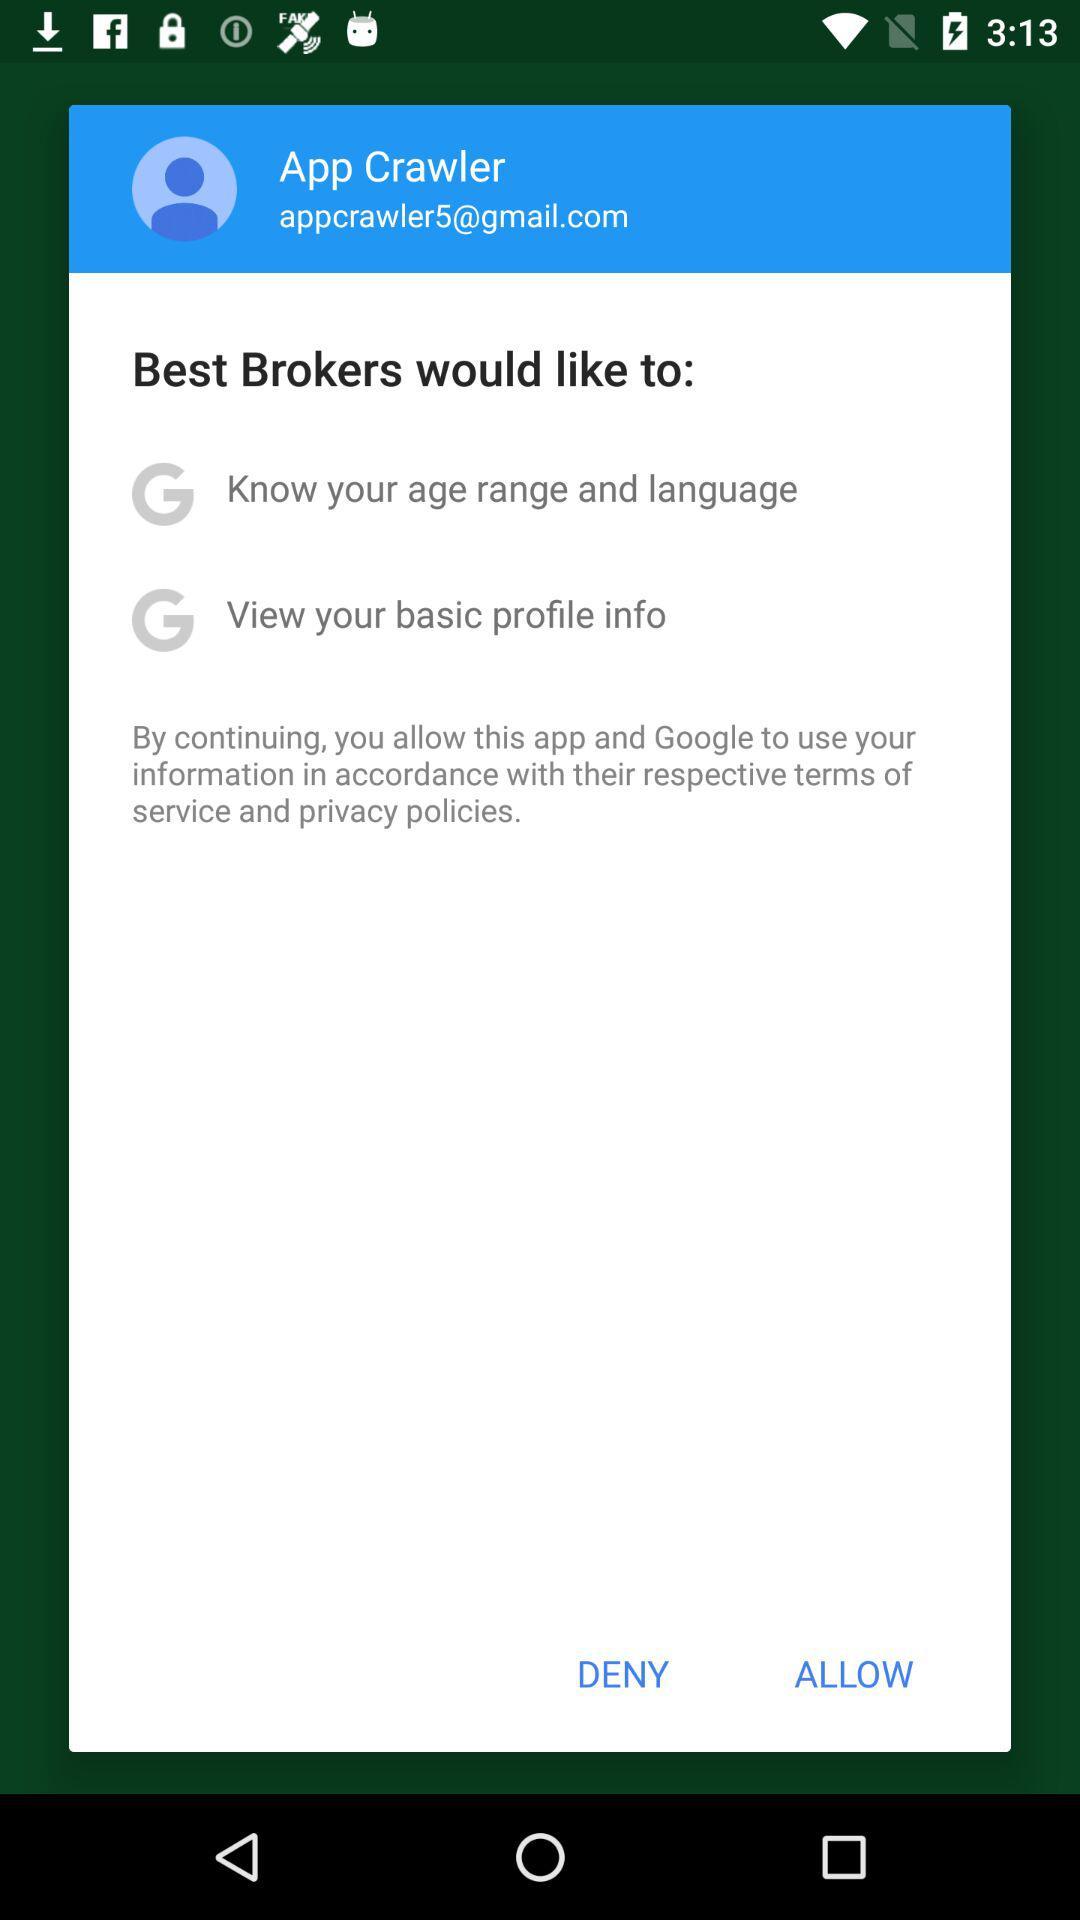  What do you see at coordinates (621, 1673) in the screenshot?
I see `the icon below by continuing you app` at bounding box center [621, 1673].